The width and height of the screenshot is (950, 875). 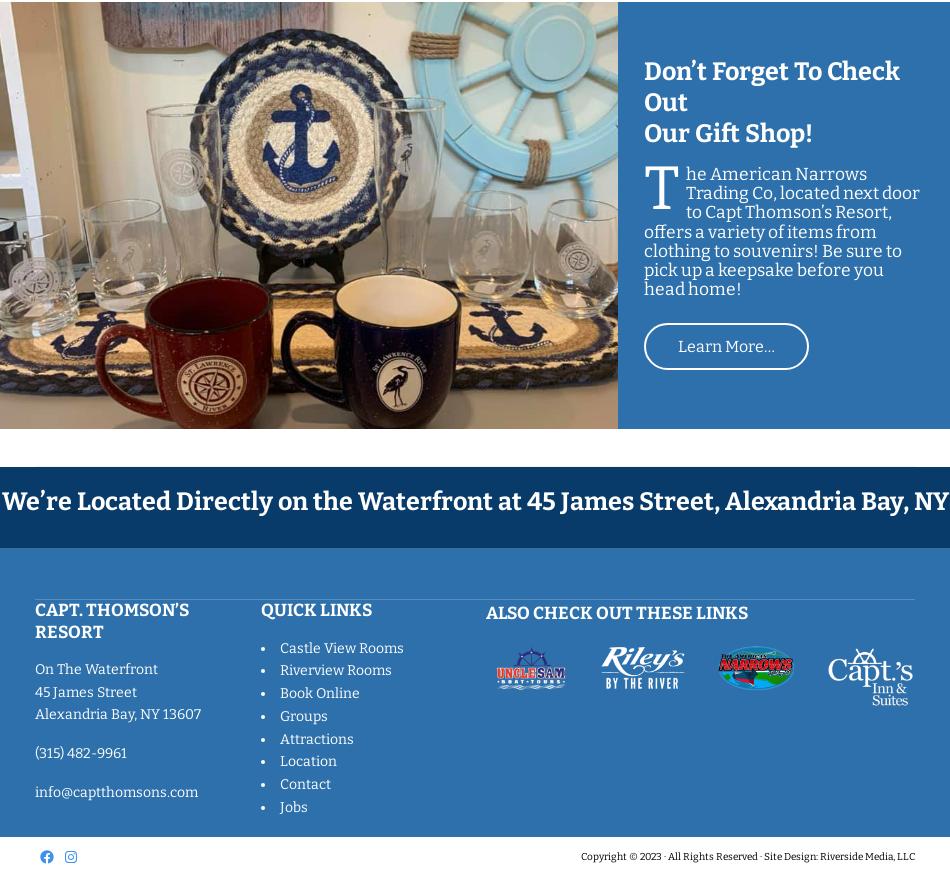 What do you see at coordinates (117, 714) in the screenshot?
I see `'Alexandria Bay, NY 13607'` at bounding box center [117, 714].